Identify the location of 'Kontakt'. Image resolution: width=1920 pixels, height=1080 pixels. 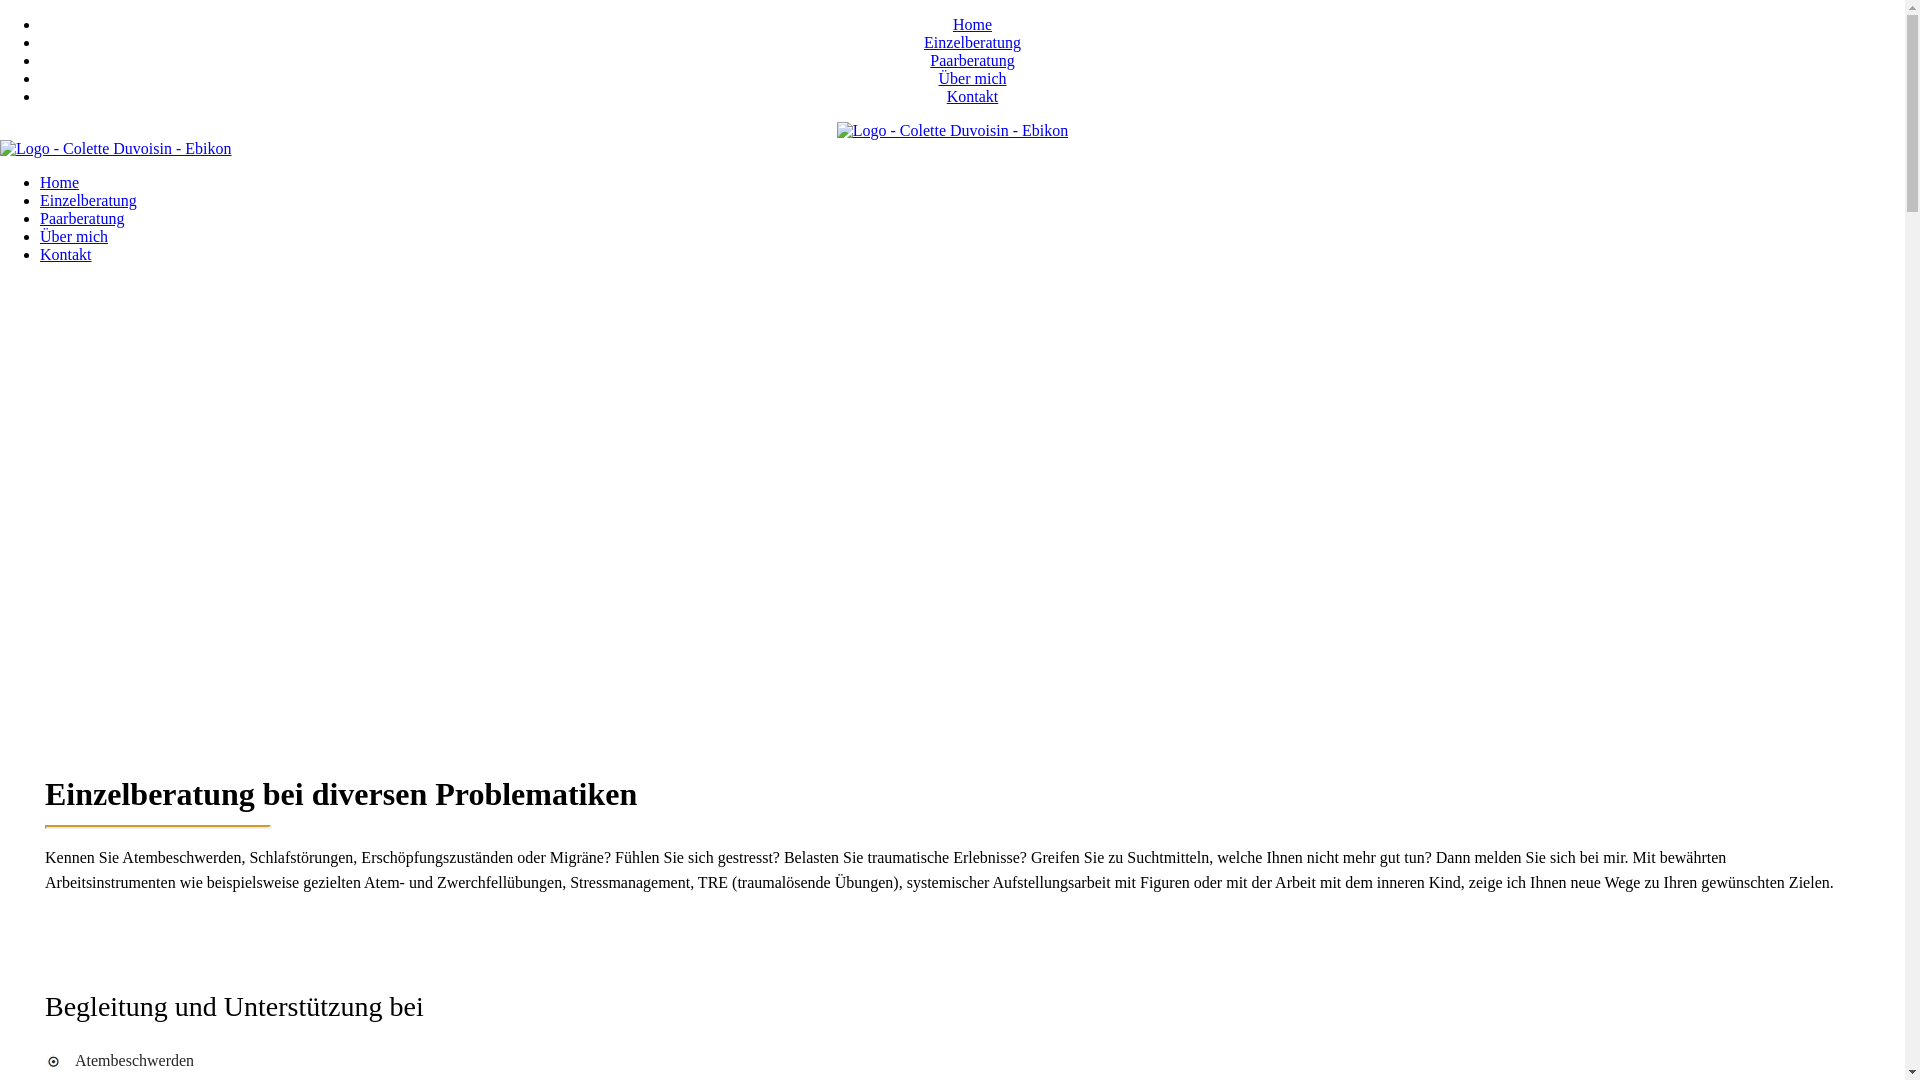
(973, 96).